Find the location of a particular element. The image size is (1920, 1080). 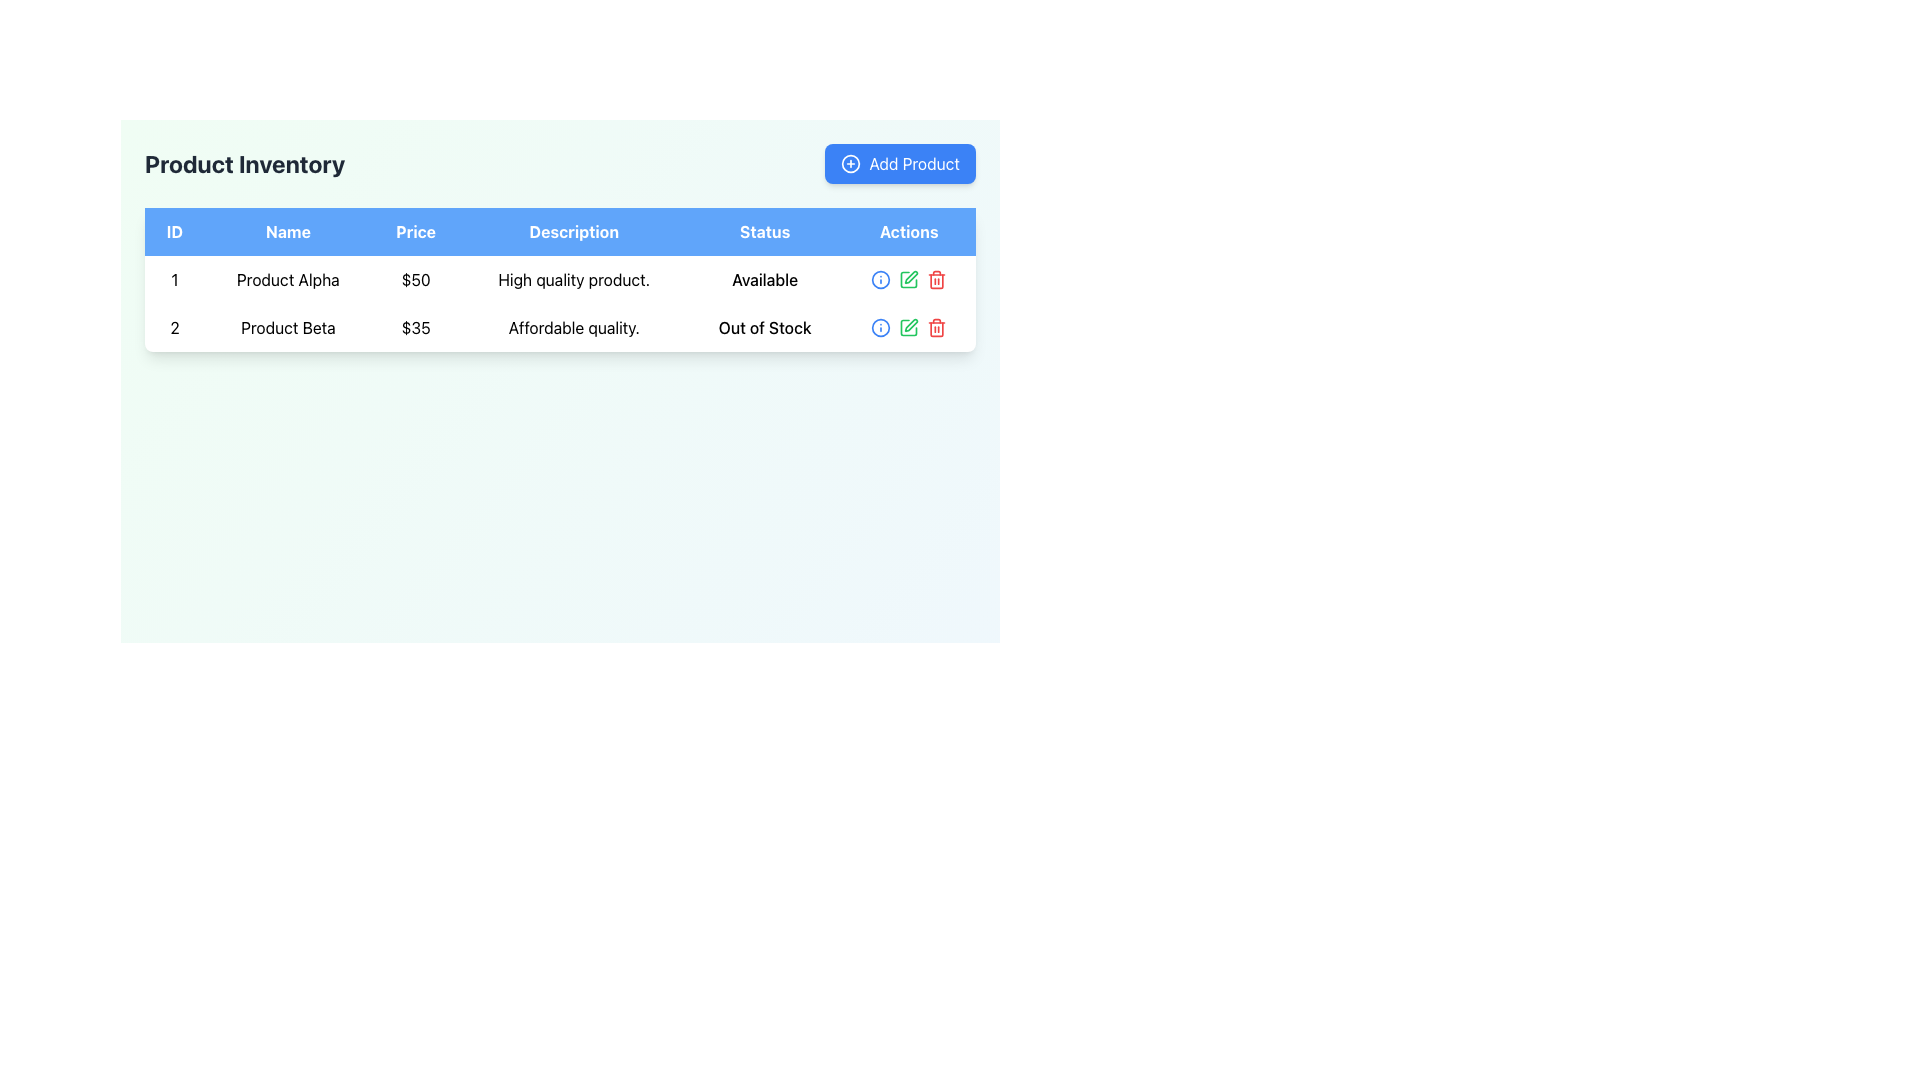

the trash bin icon button in the 'Actions' column of the second row for 'Product Beta' is located at coordinates (936, 280).